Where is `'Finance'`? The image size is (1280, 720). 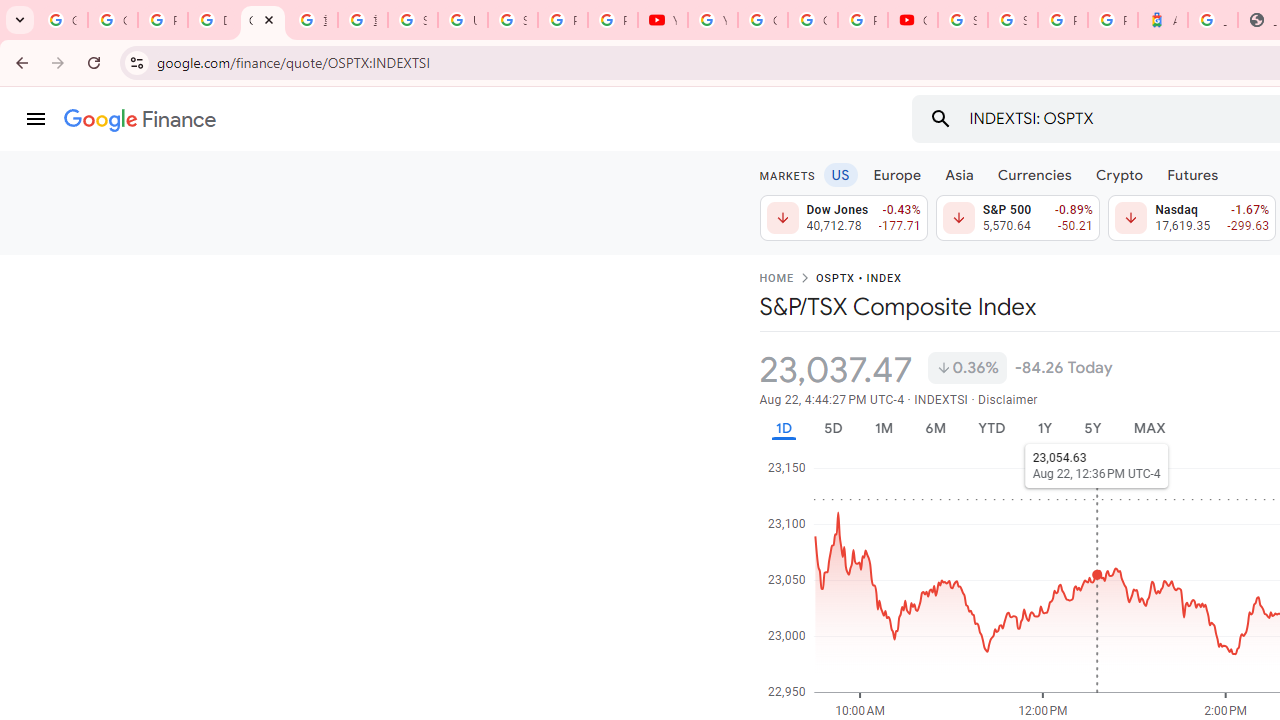 'Finance' is located at coordinates (139, 120).